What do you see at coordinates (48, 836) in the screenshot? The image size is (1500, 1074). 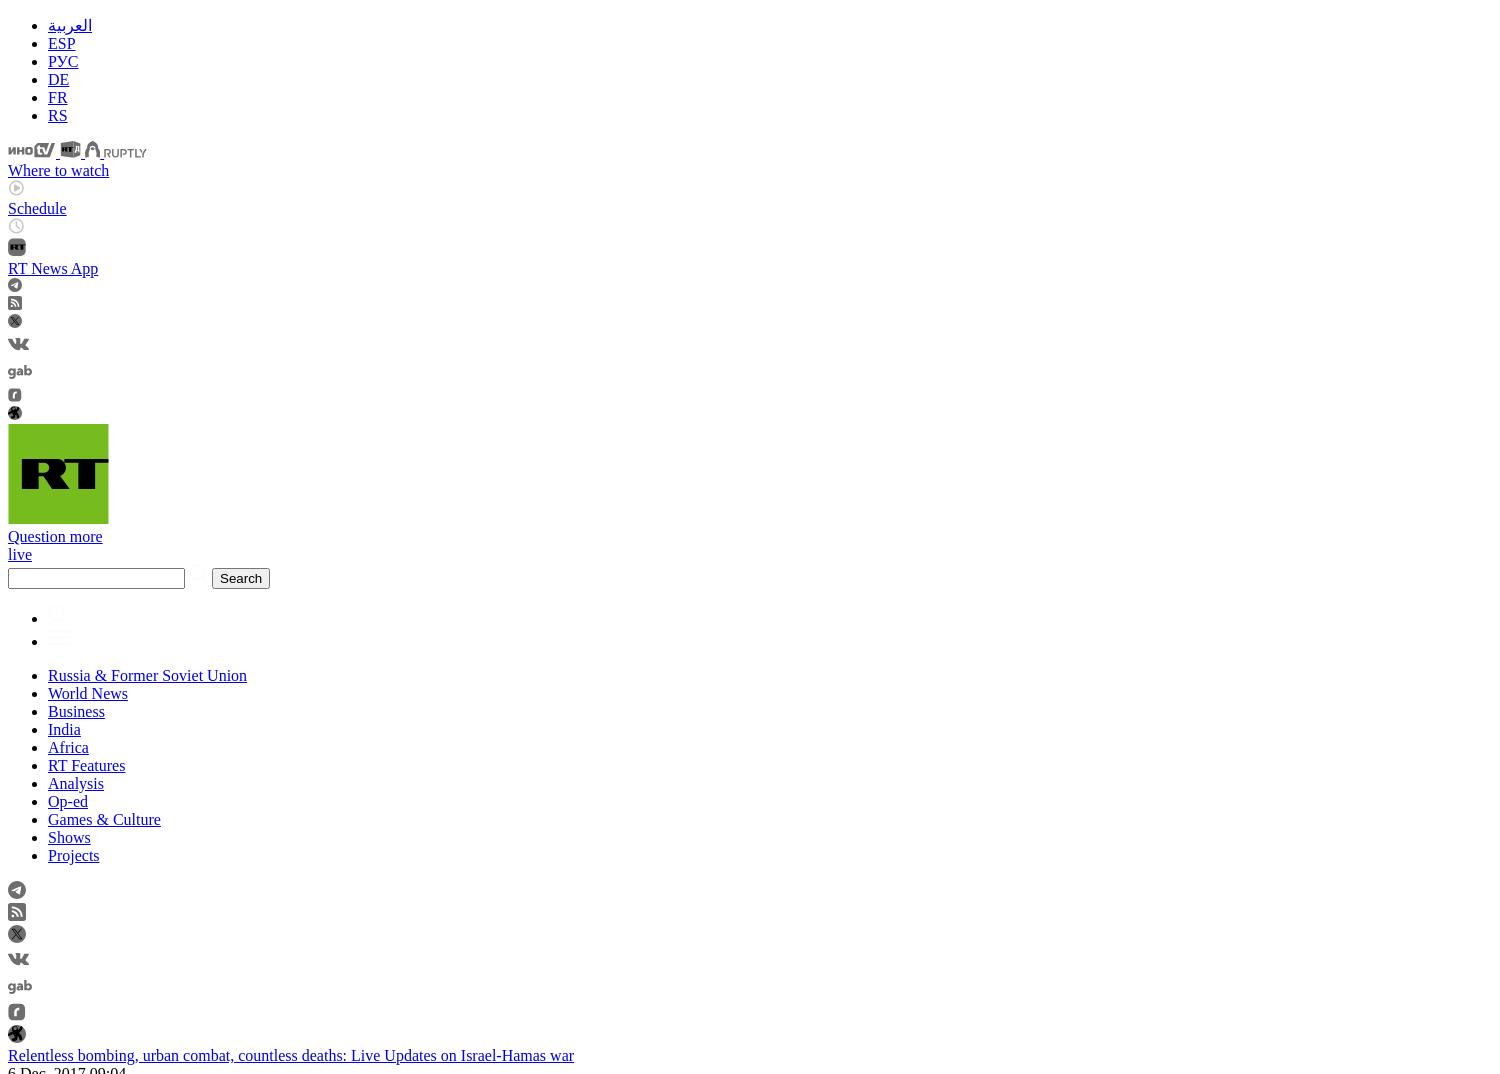 I see `'Shows'` at bounding box center [48, 836].